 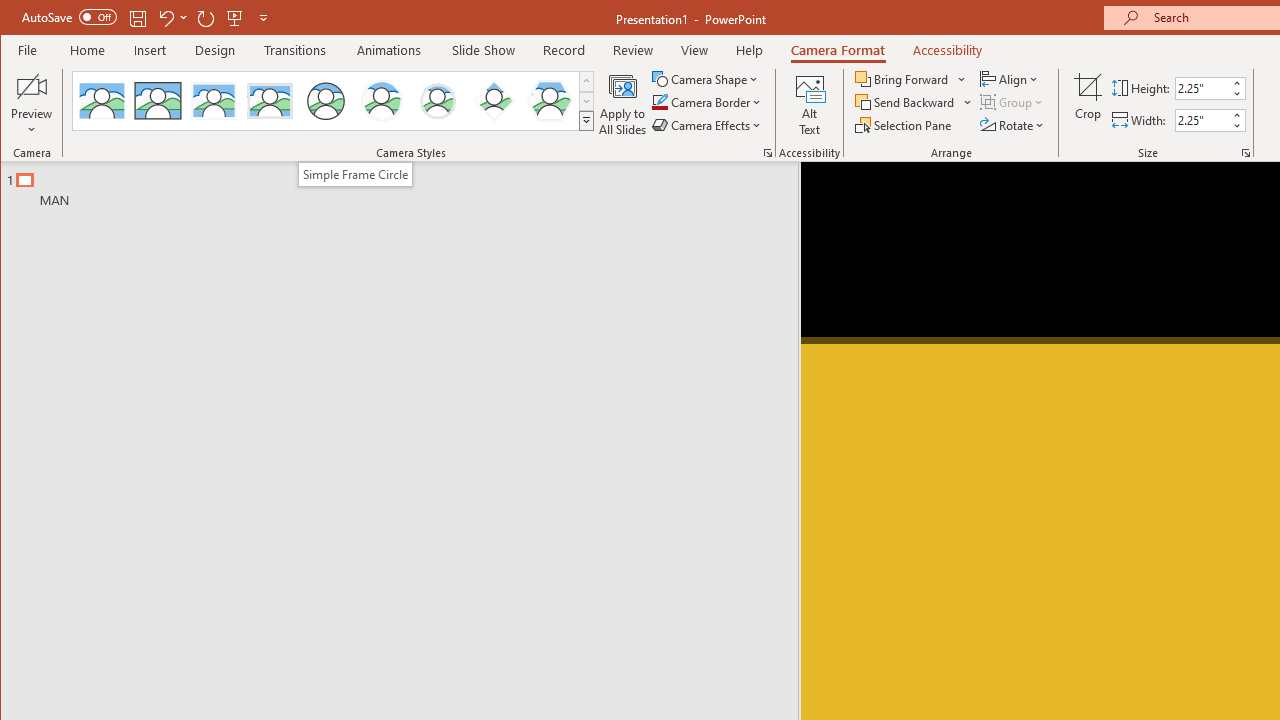 What do you see at coordinates (326, 100) in the screenshot?
I see `'Simple Frame Circle'` at bounding box center [326, 100].